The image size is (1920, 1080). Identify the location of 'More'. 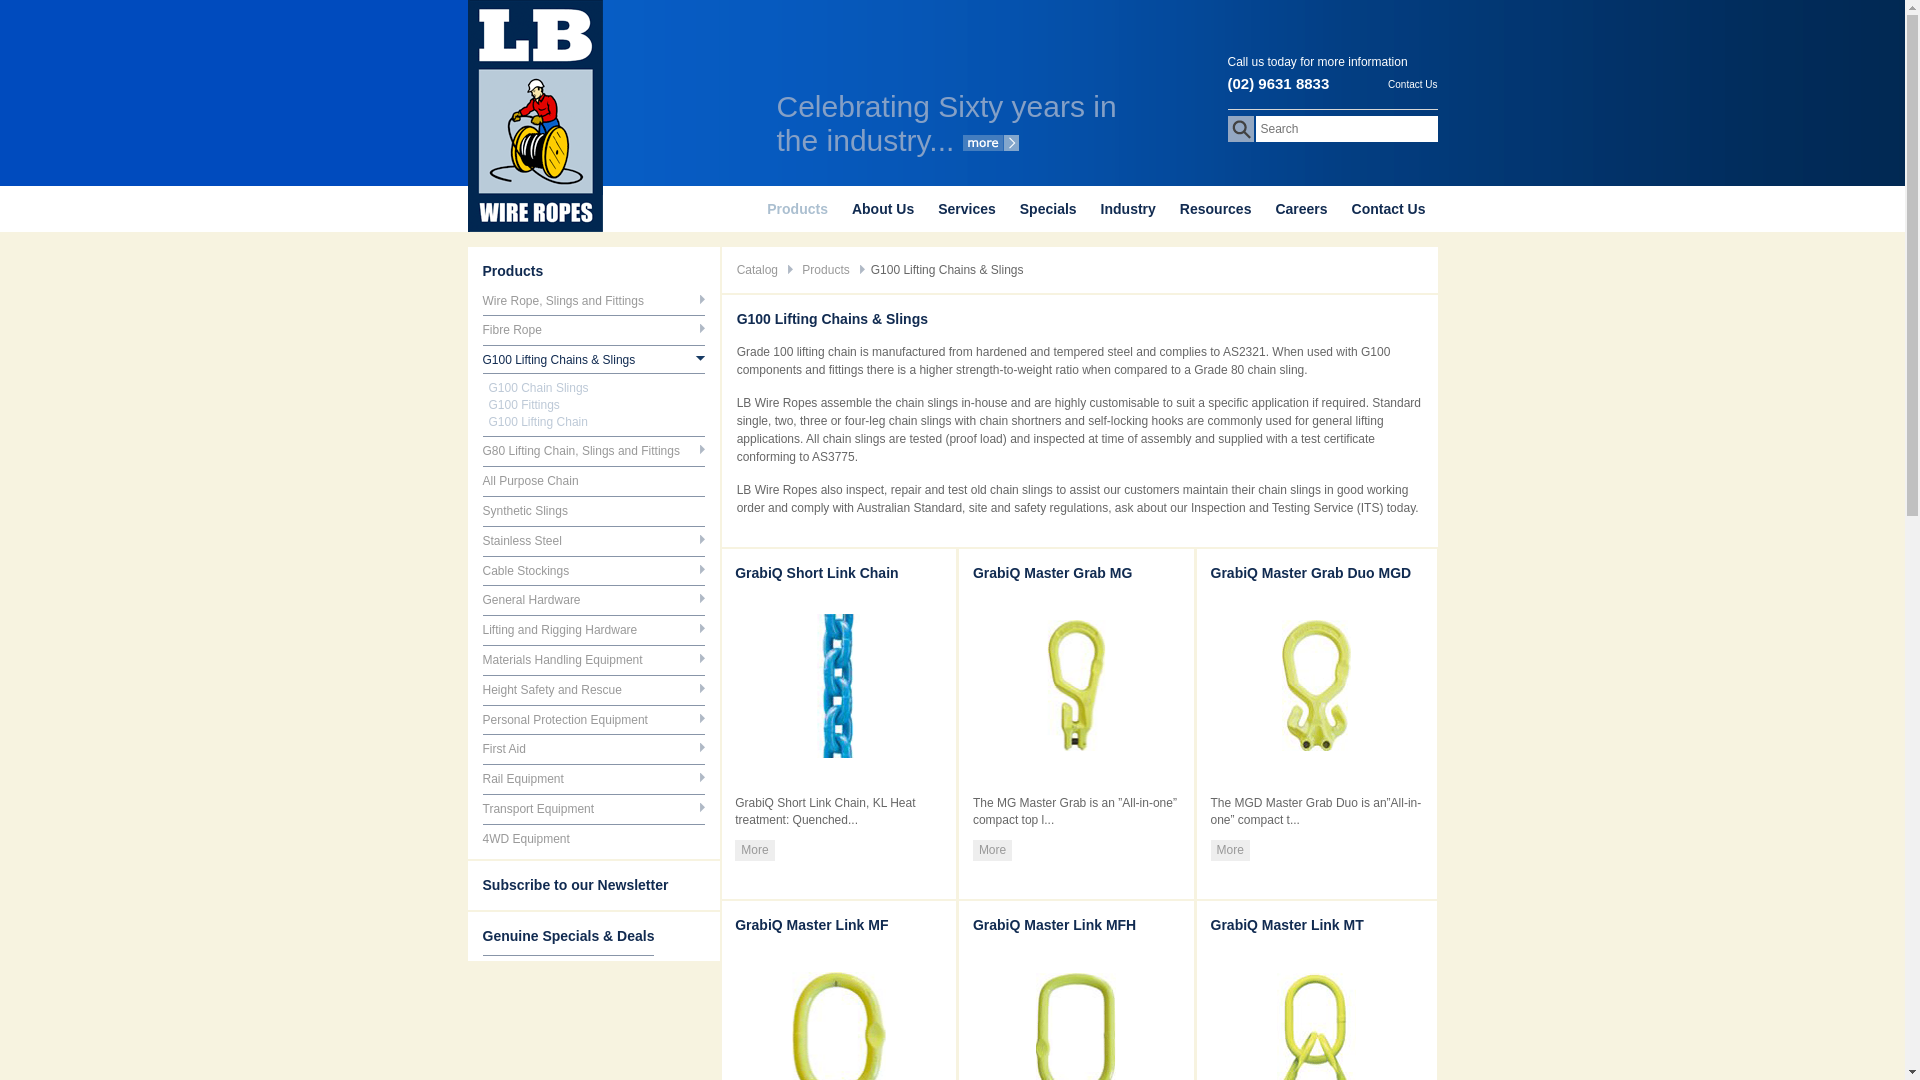
(1229, 850).